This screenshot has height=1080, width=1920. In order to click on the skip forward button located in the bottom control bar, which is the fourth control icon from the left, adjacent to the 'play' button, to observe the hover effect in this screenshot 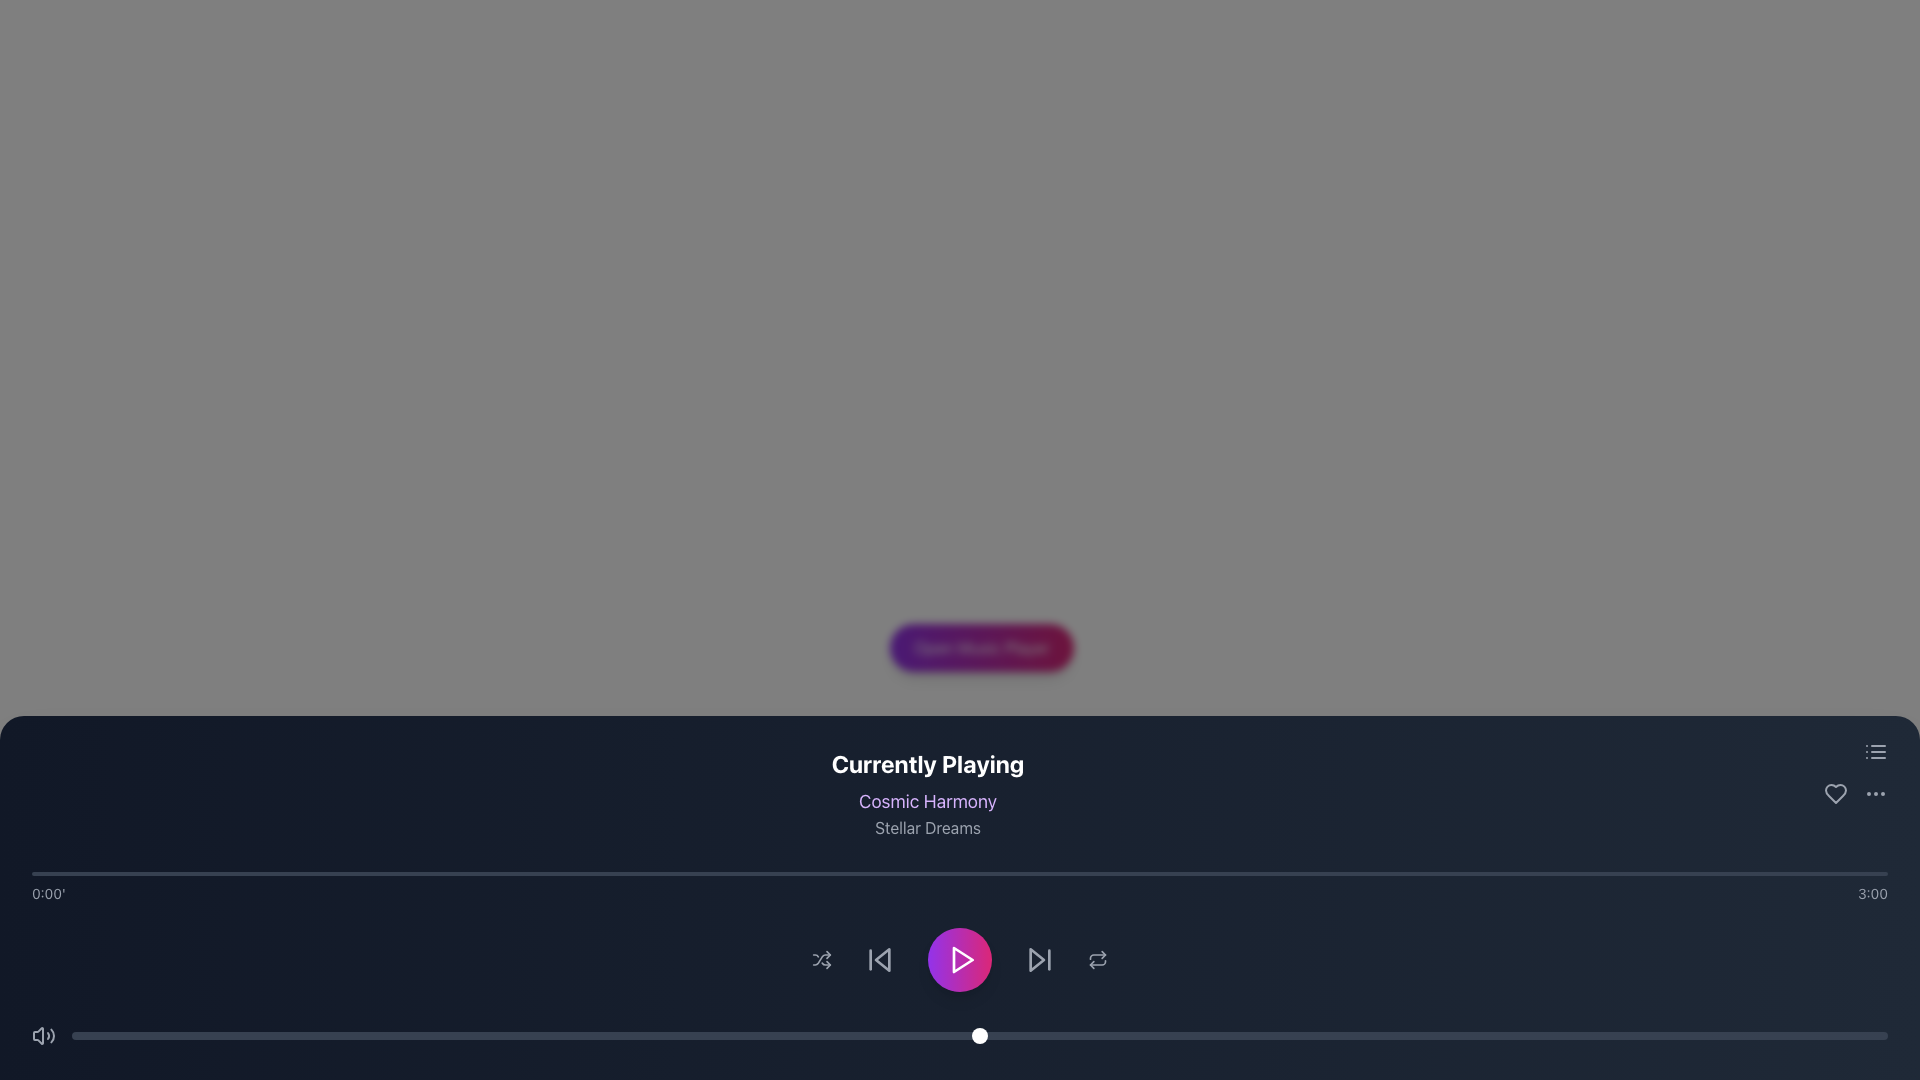, I will do `click(1040, 959)`.